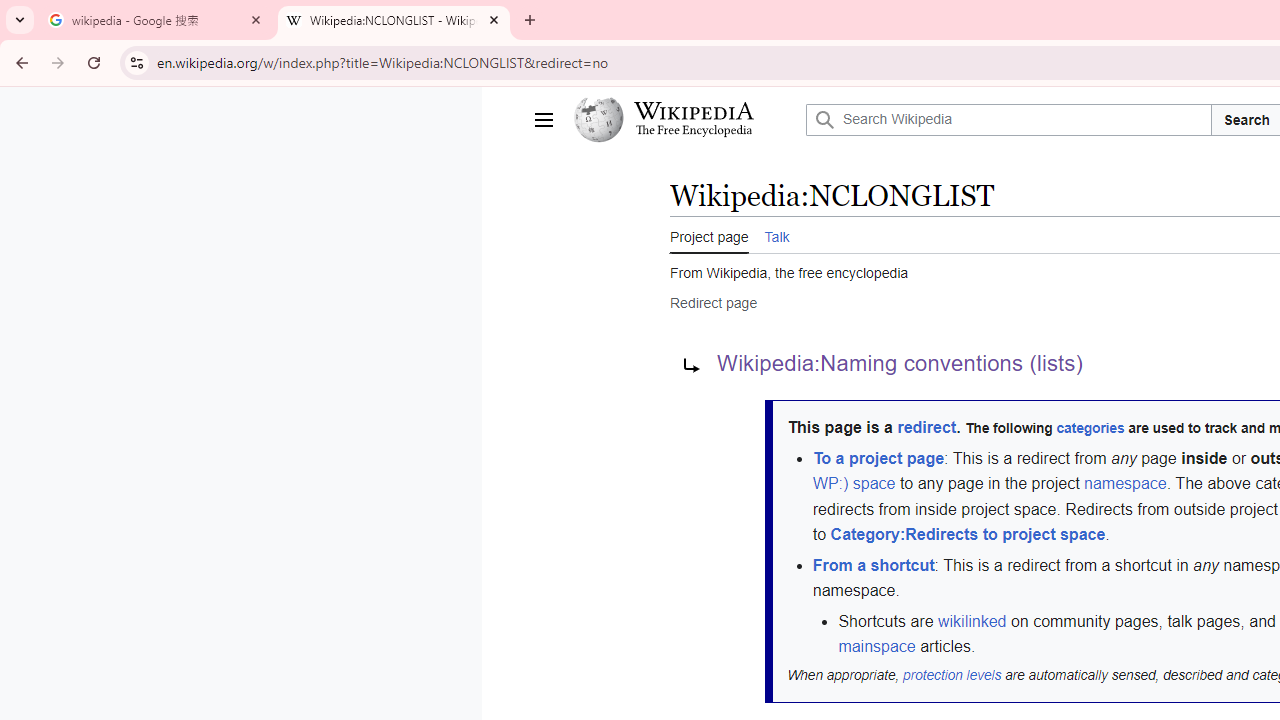 The width and height of the screenshot is (1280, 720). What do you see at coordinates (93, 61) in the screenshot?
I see `'Reload'` at bounding box center [93, 61].